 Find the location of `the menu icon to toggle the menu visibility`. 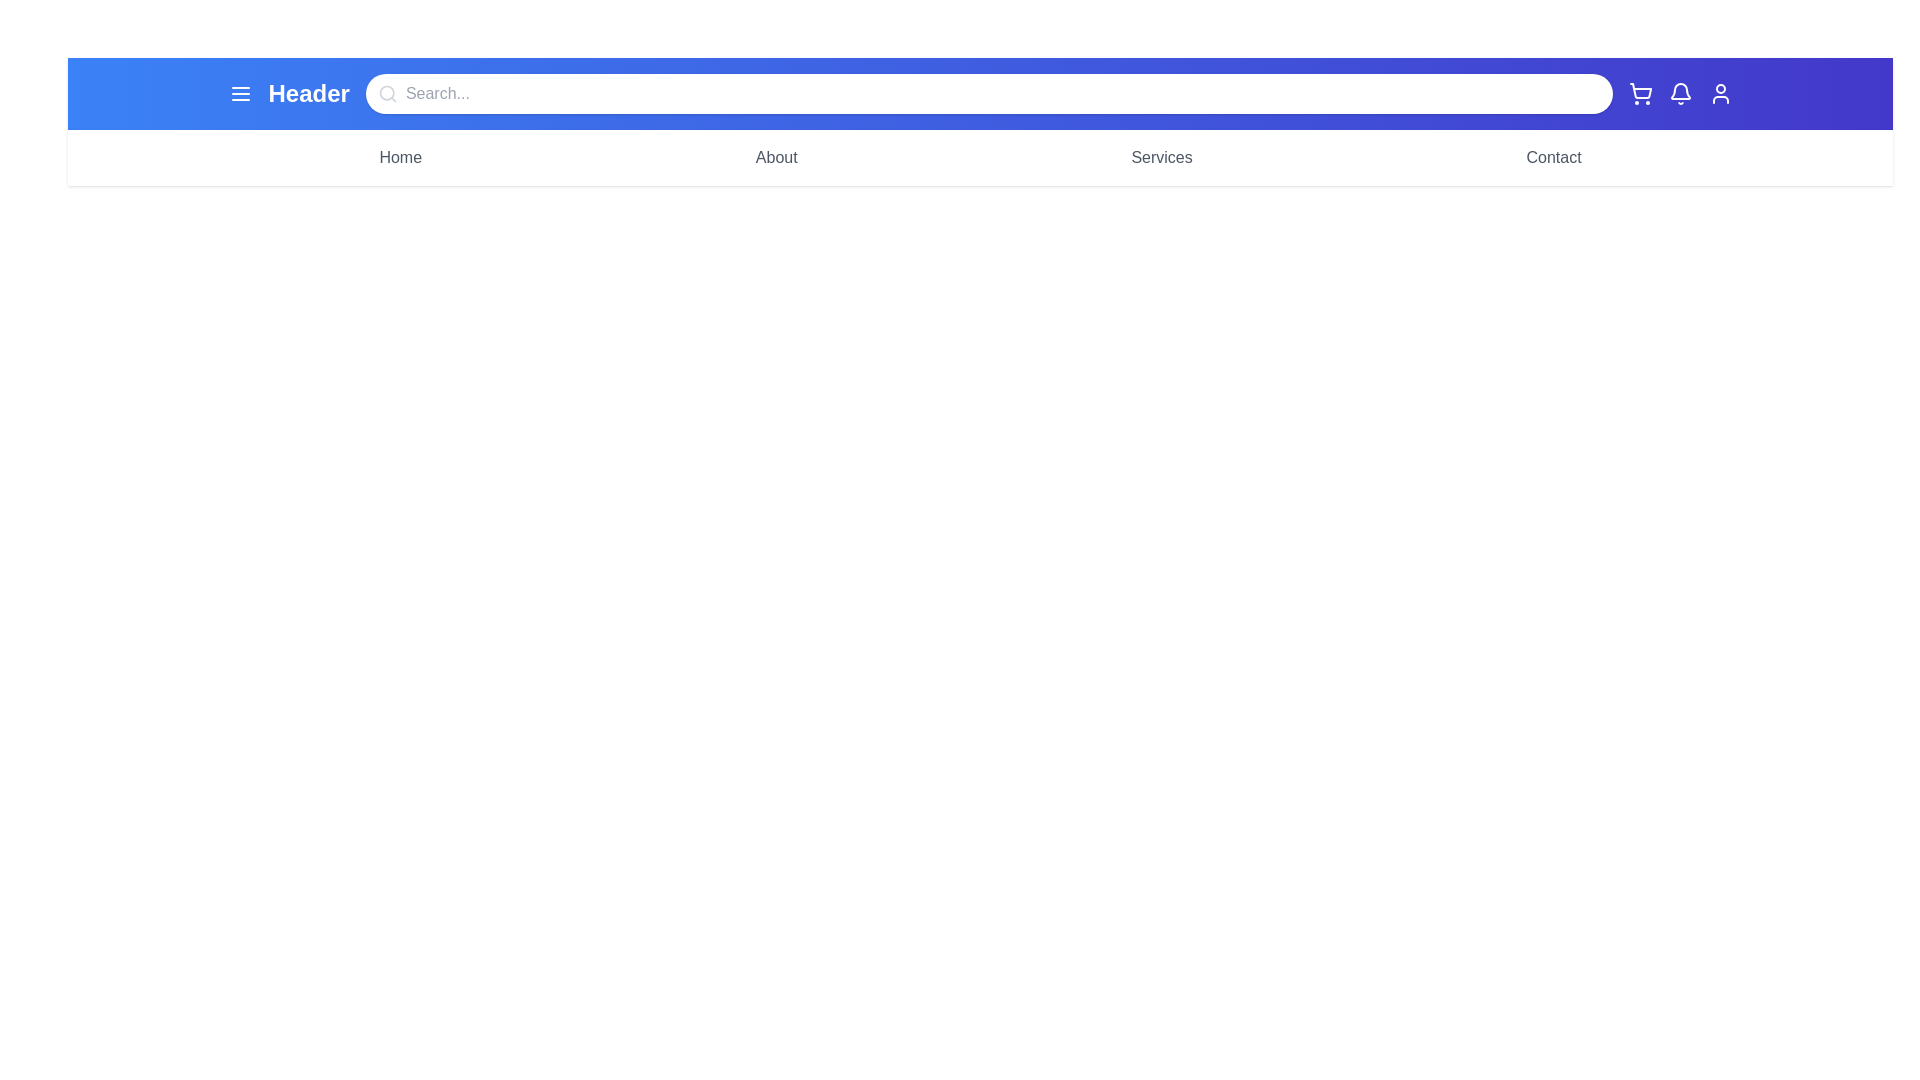

the menu icon to toggle the menu visibility is located at coordinates (240, 93).